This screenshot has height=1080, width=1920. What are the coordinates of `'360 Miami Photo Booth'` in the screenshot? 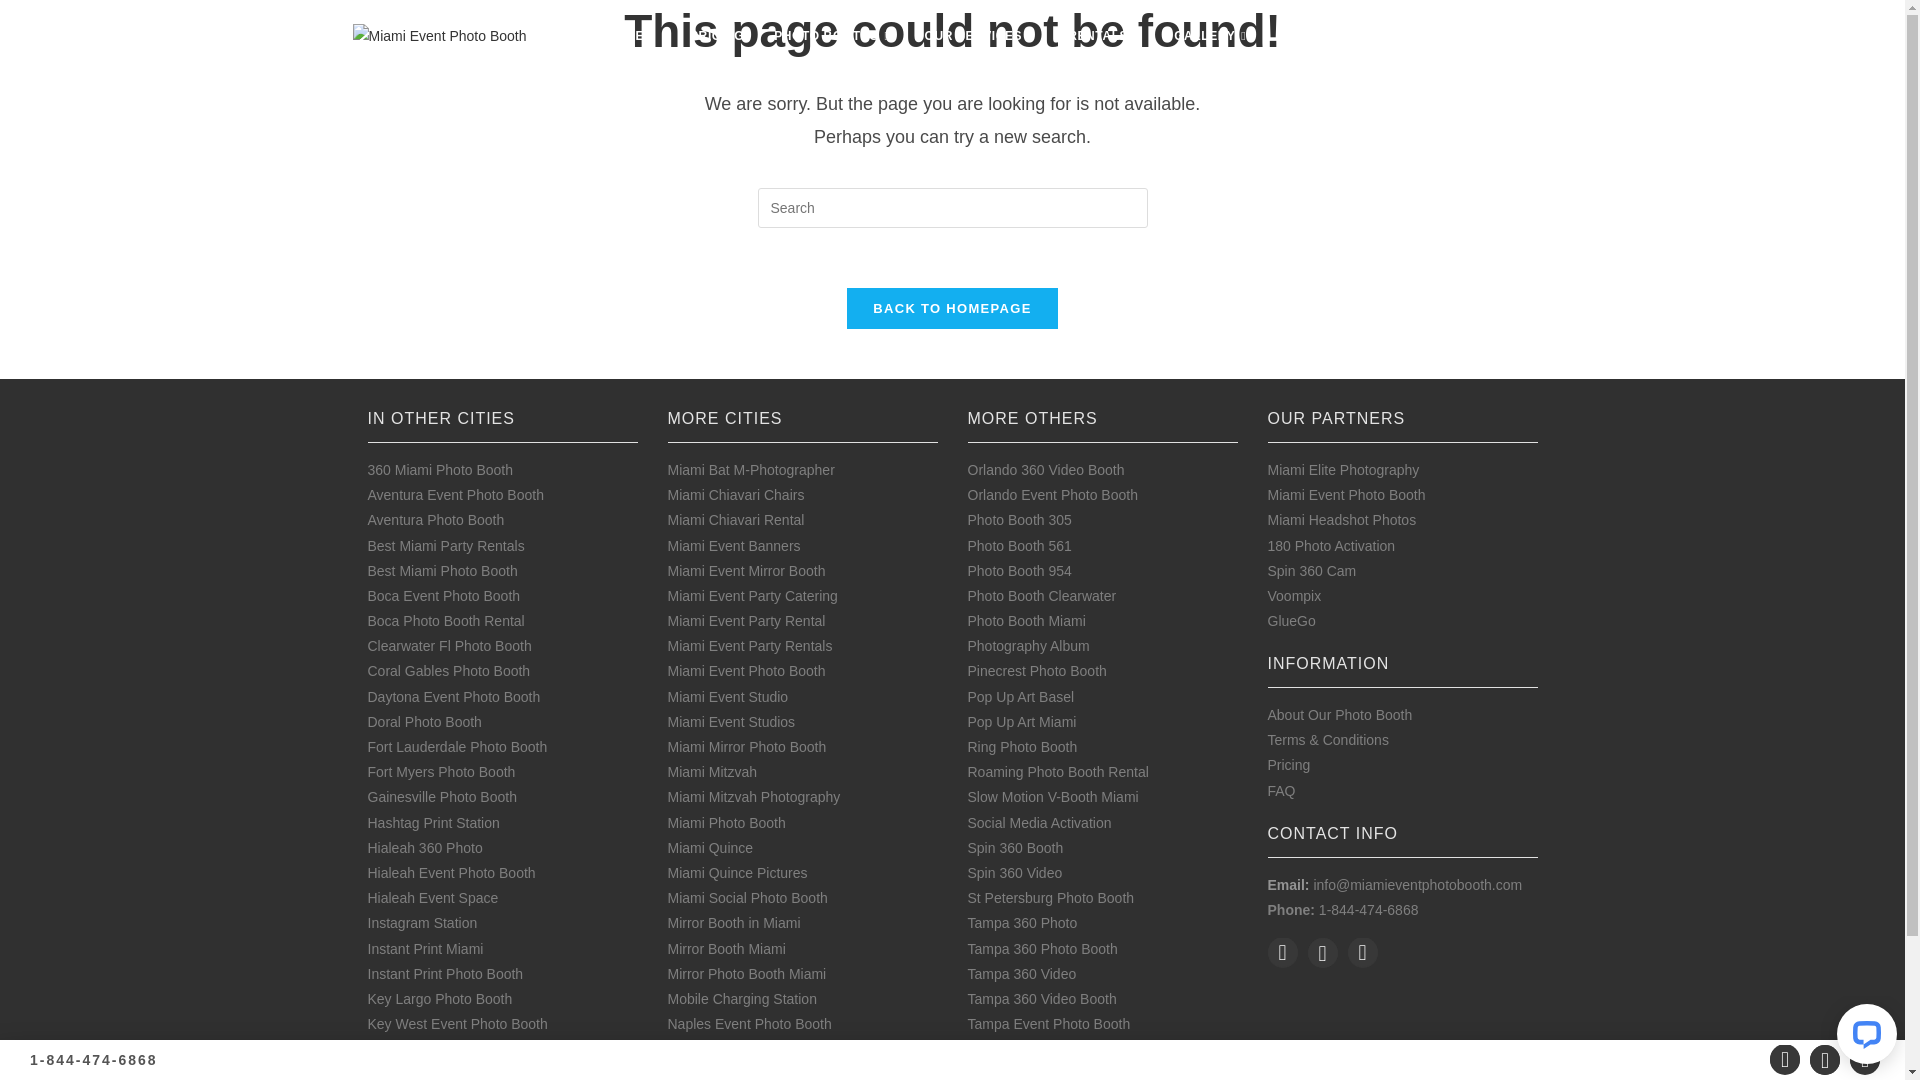 It's located at (368, 470).